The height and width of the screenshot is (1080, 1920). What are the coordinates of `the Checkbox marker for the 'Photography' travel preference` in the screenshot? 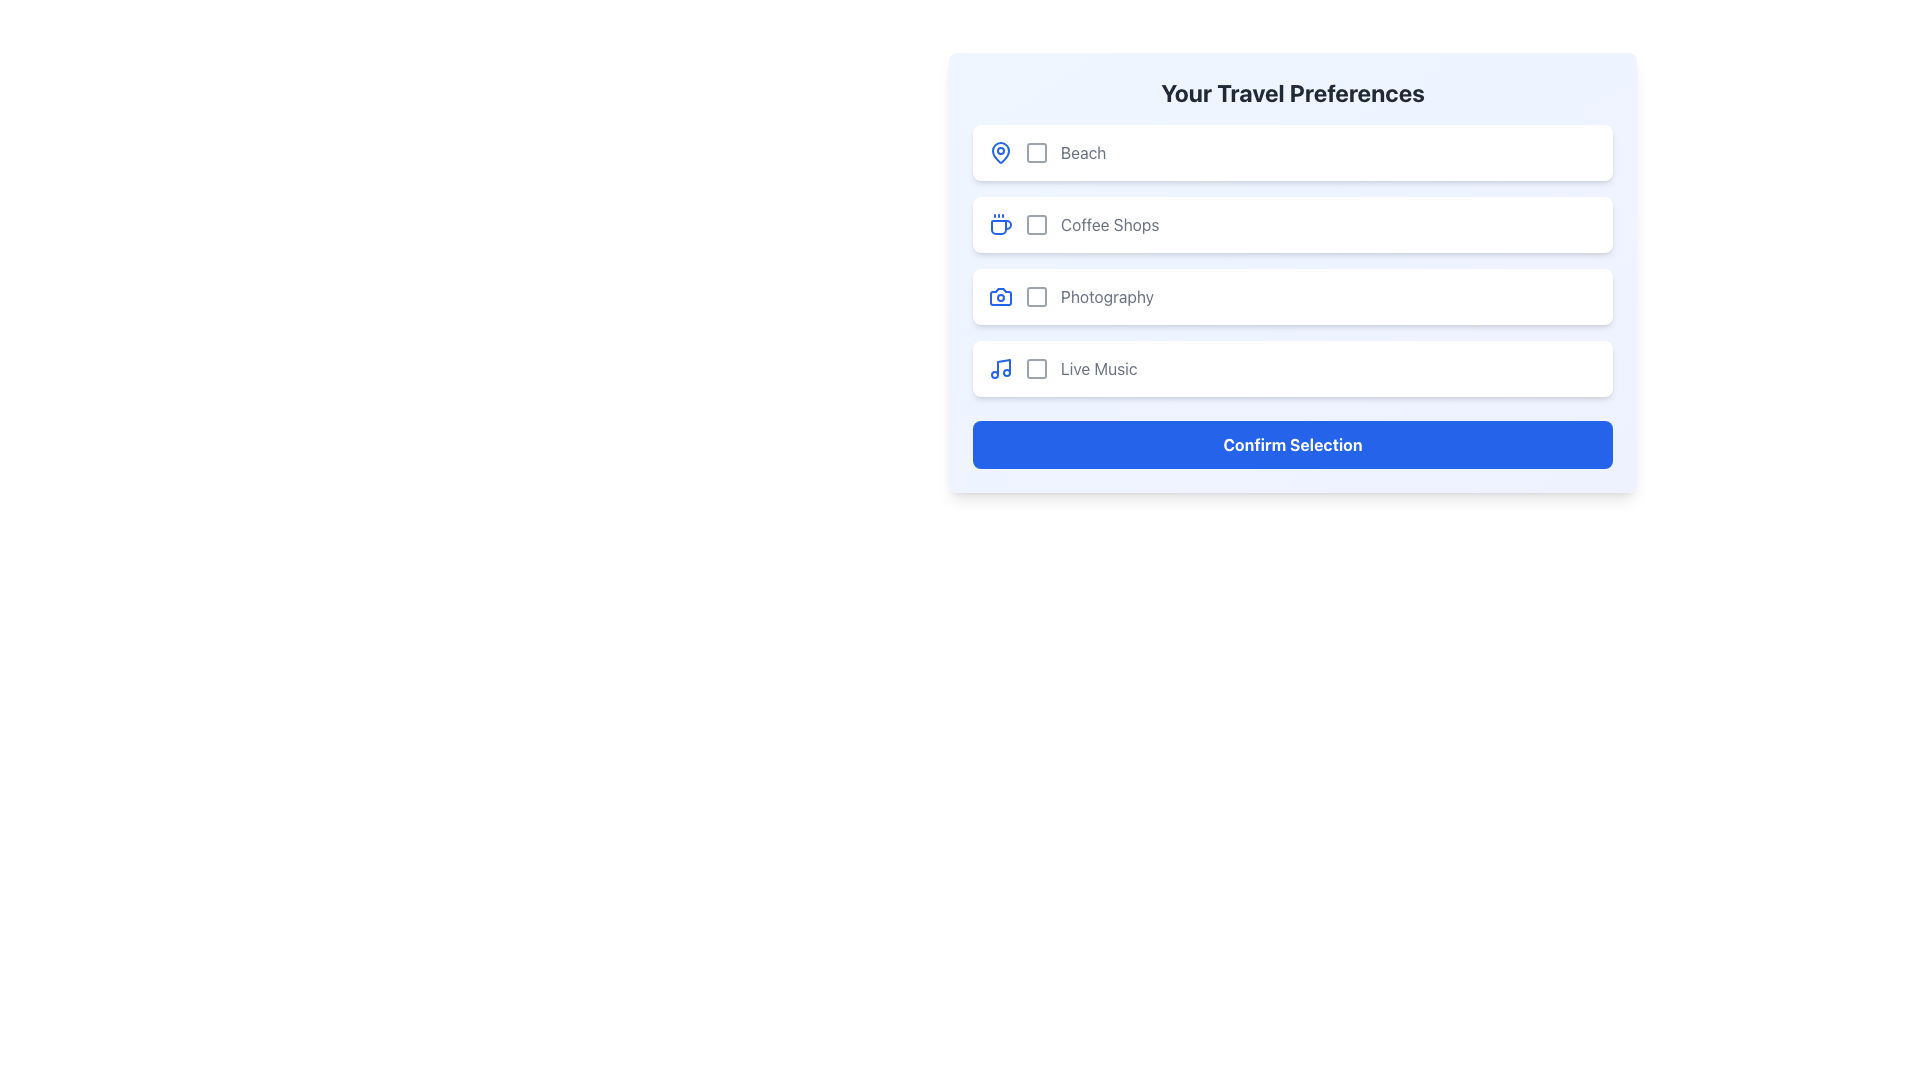 It's located at (1036, 297).